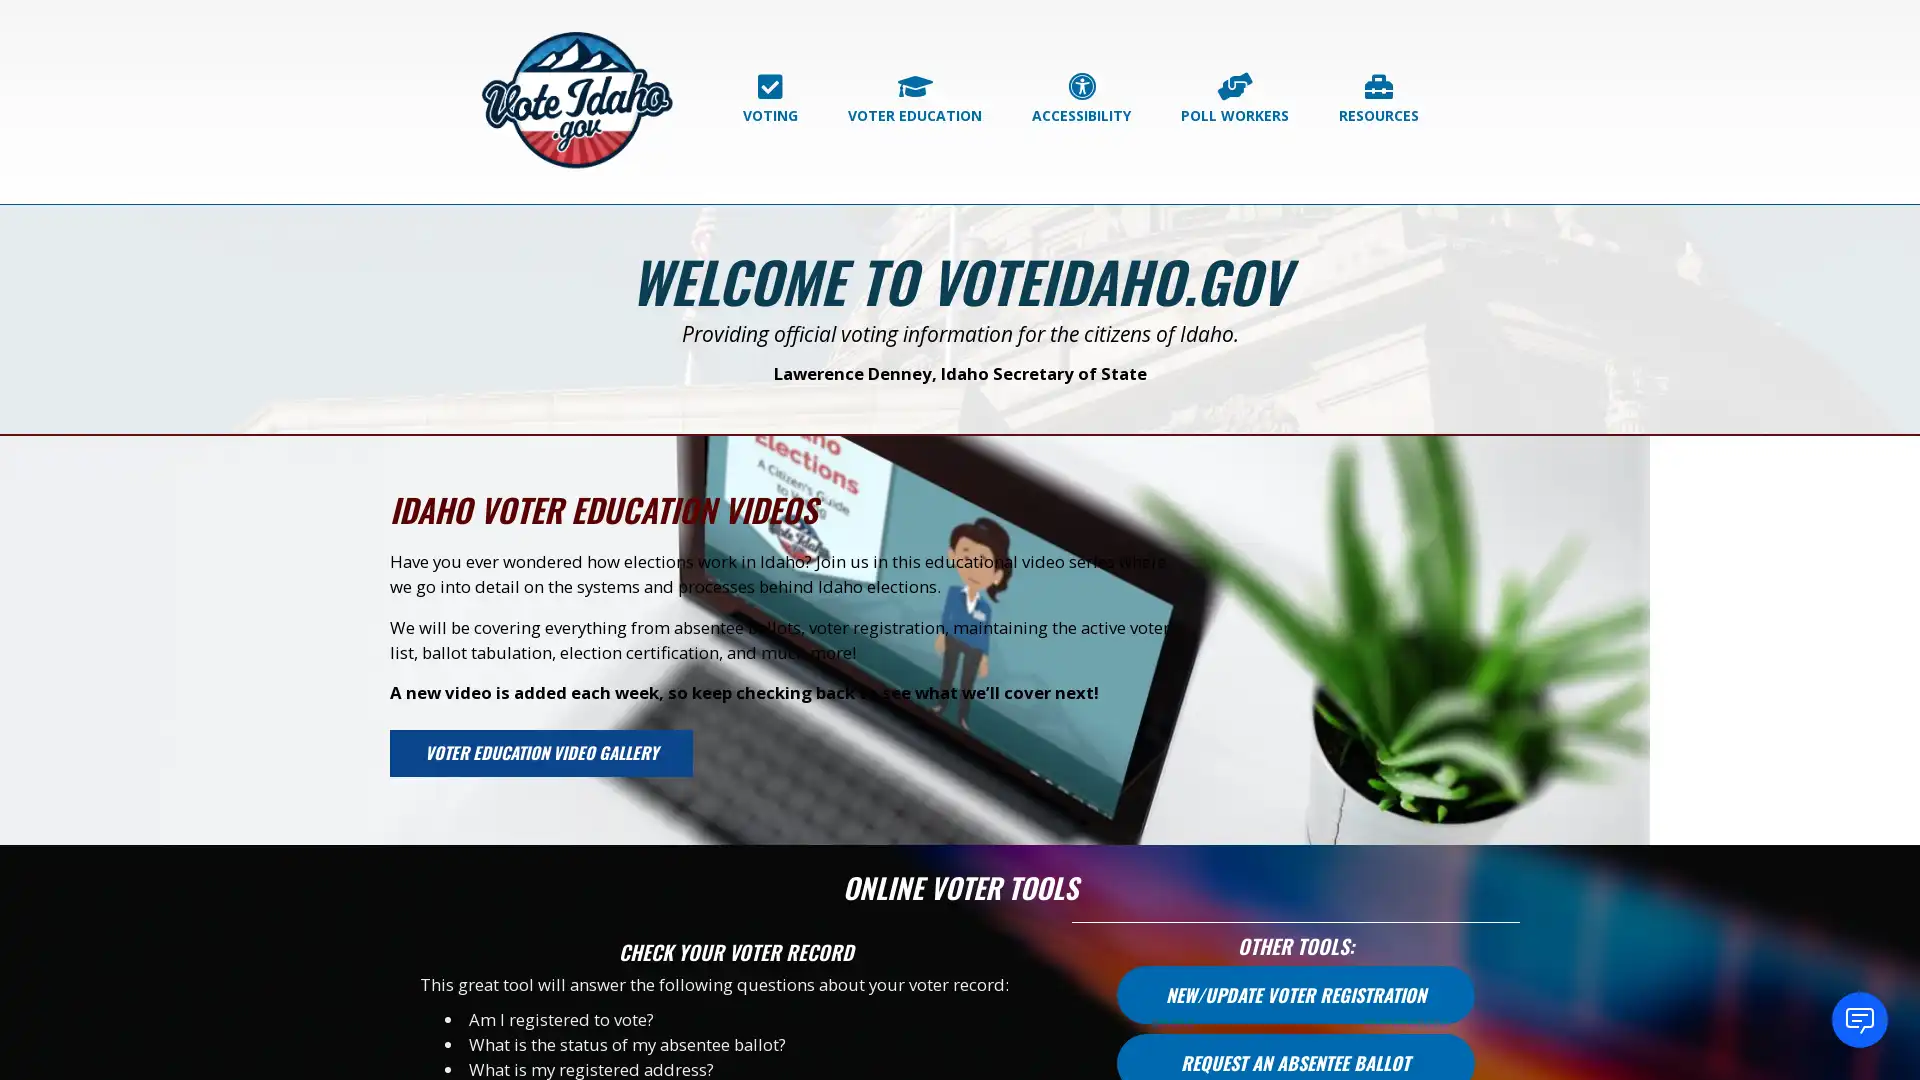  I want to click on Open the chat window, so click(1859, 1019).